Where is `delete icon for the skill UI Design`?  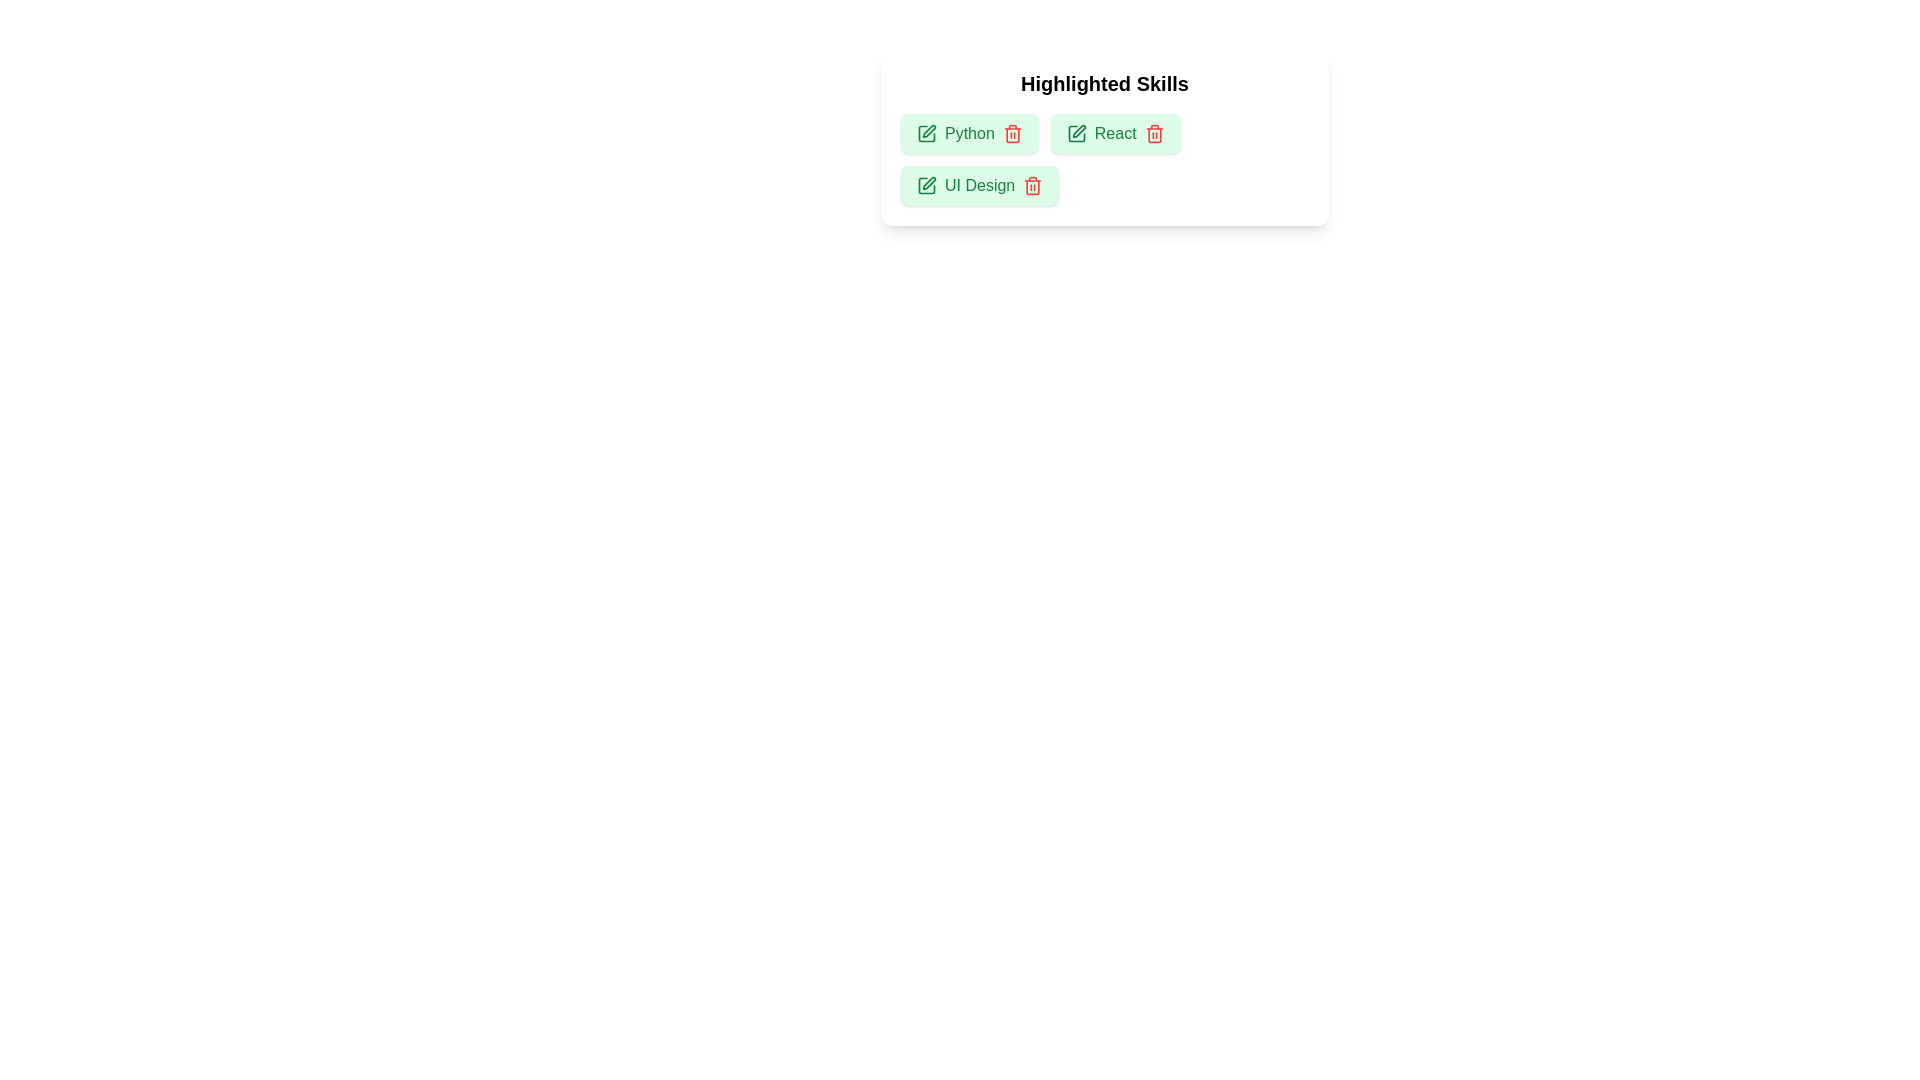 delete icon for the skill UI Design is located at coordinates (1033, 185).